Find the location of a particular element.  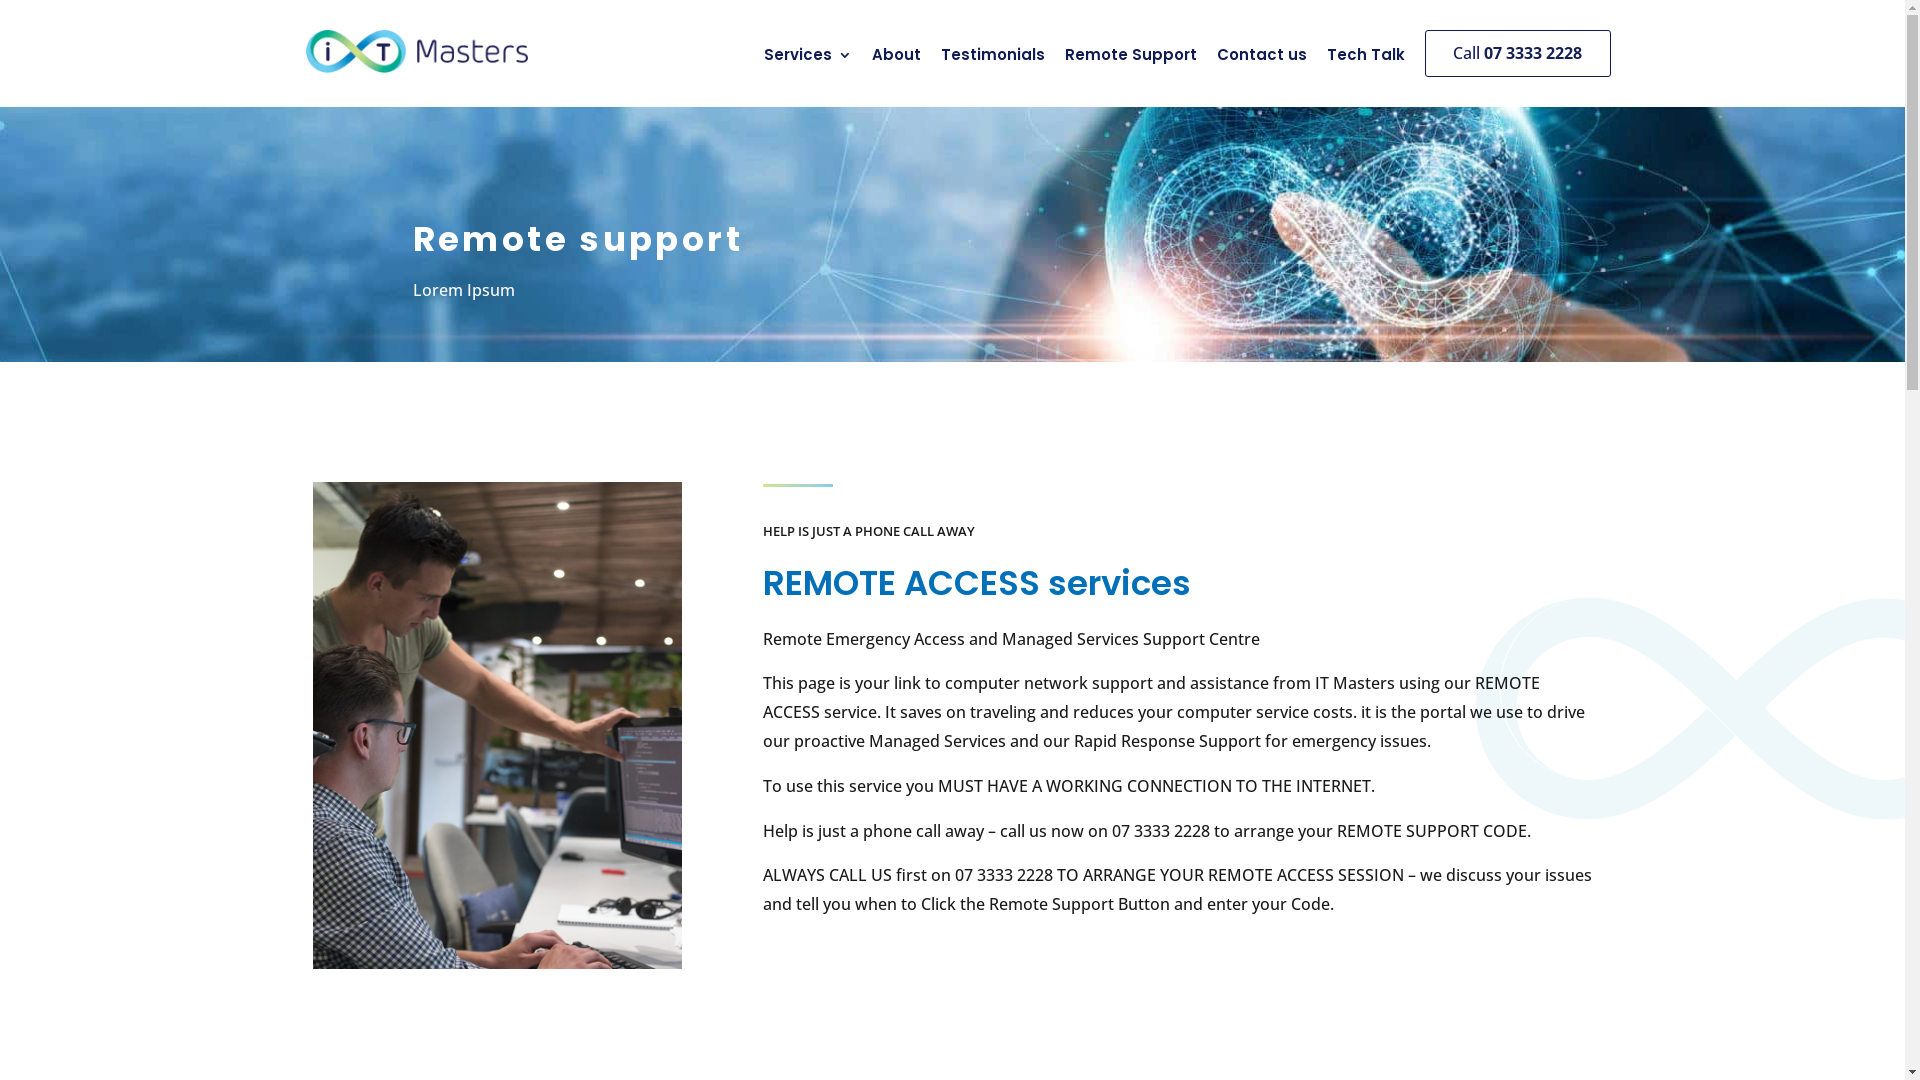

'07 3333 2228' is located at coordinates (1531, 52).